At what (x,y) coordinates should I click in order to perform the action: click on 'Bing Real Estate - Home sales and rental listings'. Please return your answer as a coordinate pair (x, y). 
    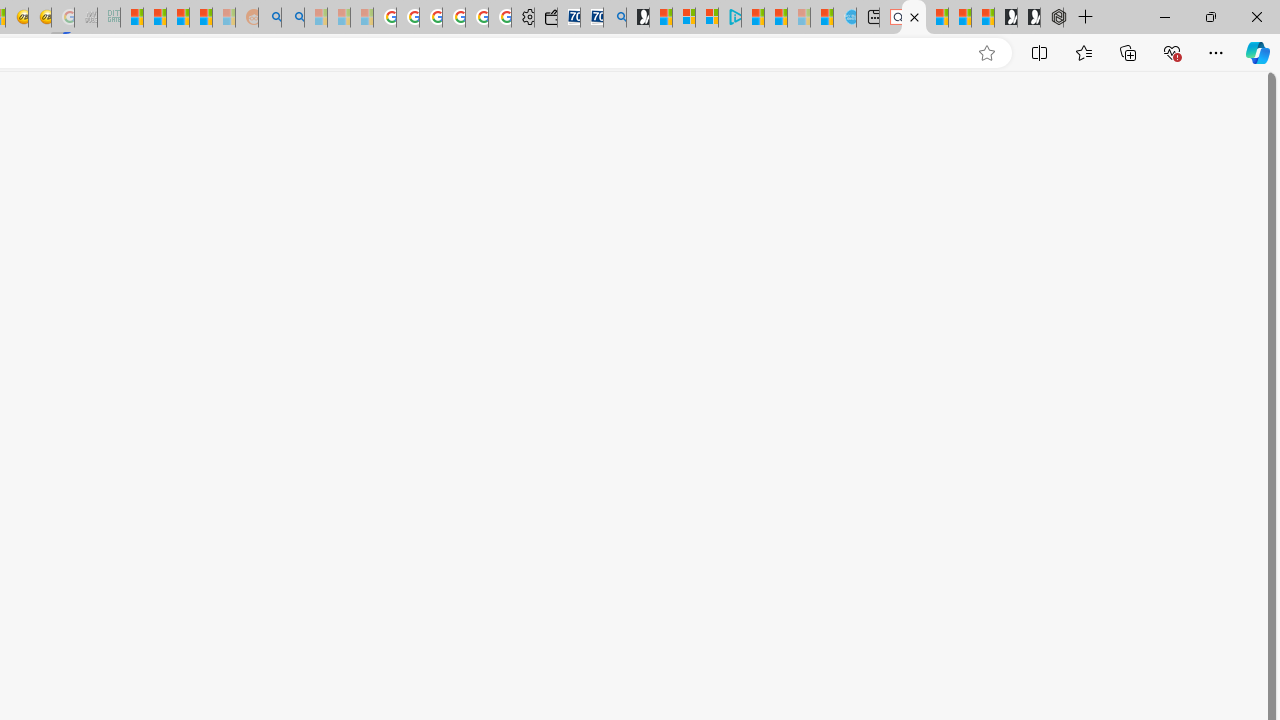
    Looking at the image, I should click on (614, 17).